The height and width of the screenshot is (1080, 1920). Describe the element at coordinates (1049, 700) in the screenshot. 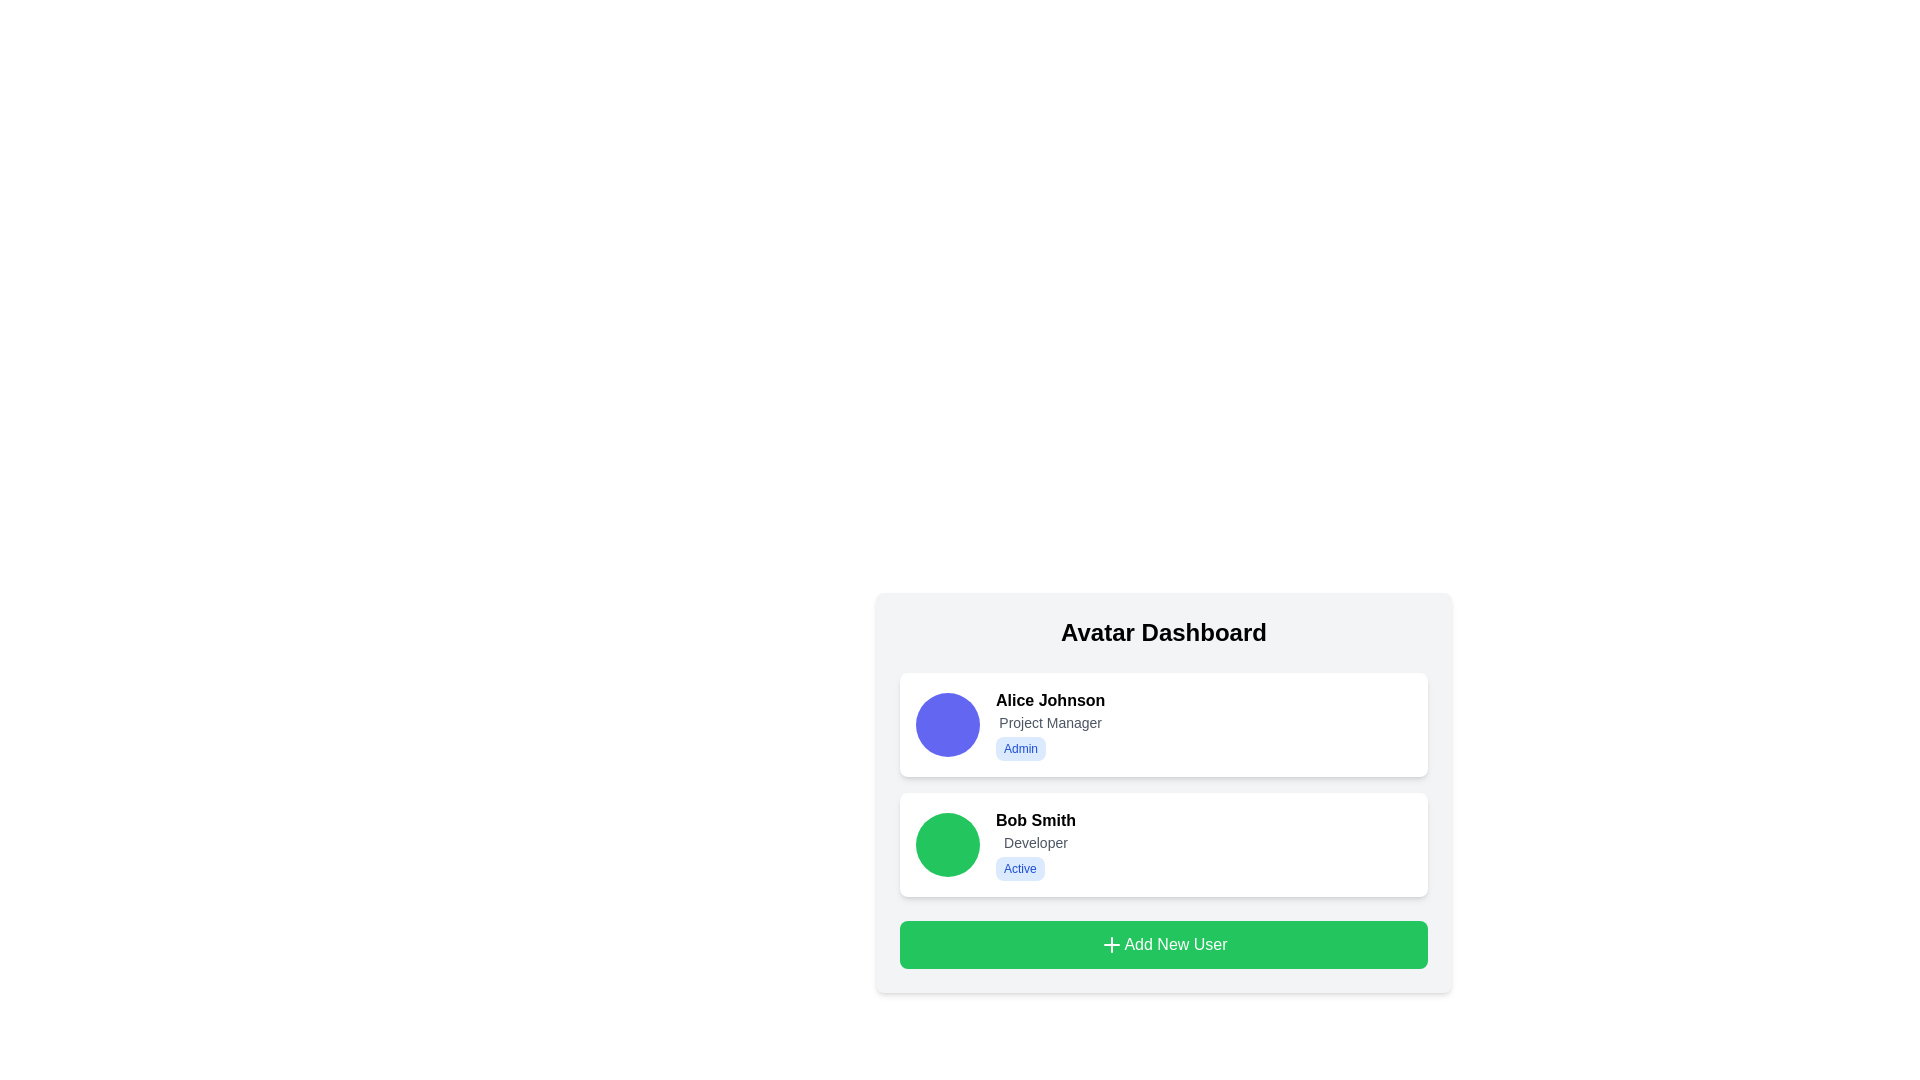

I see `the text label displaying 'Alice Johnson'` at that location.